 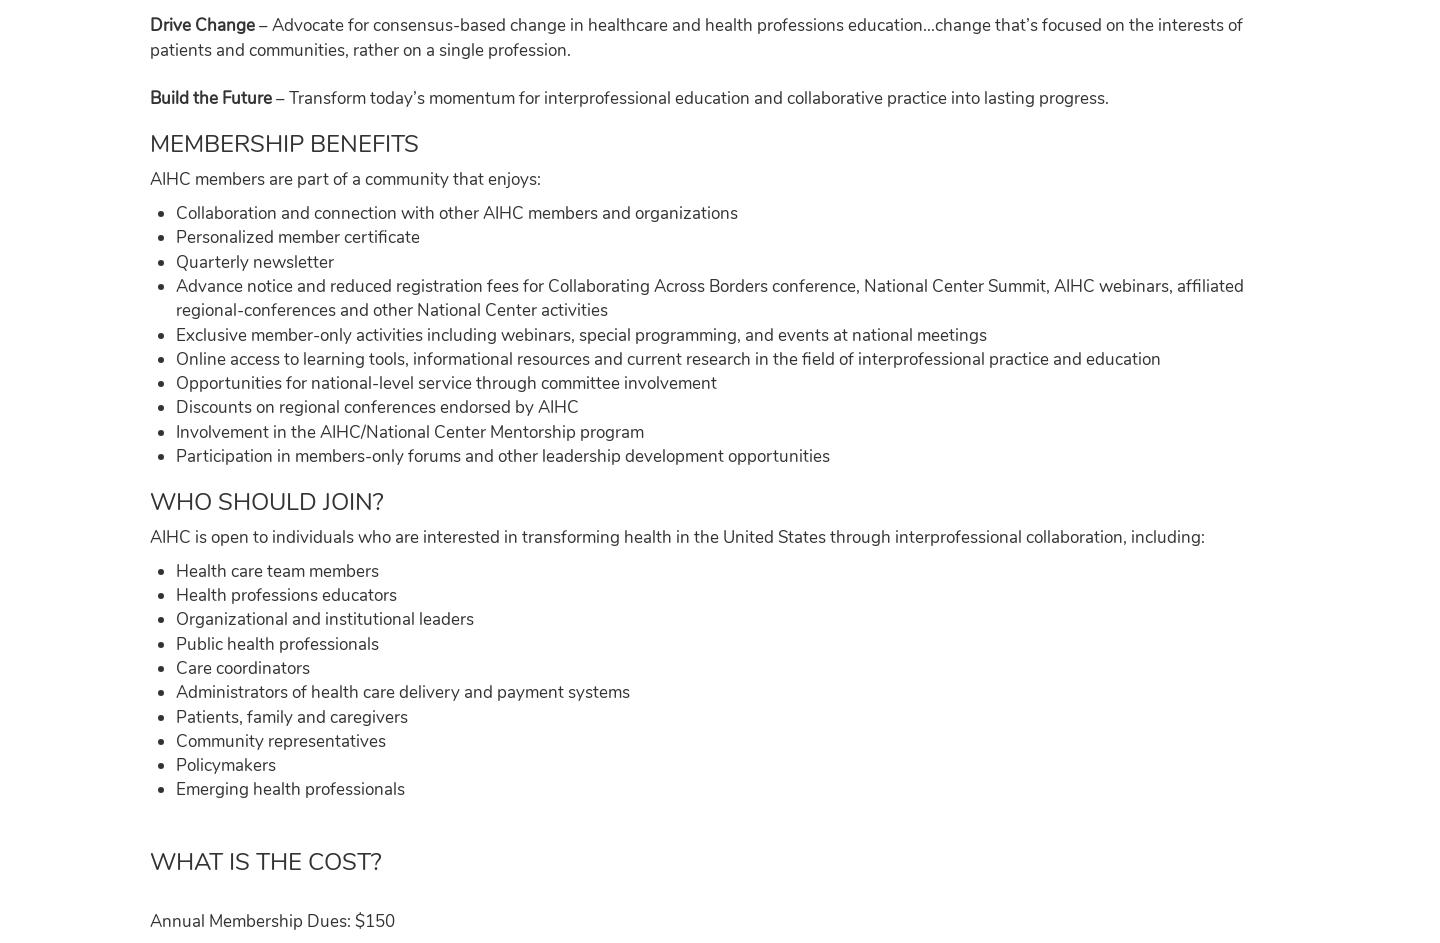 What do you see at coordinates (401, 691) in the screenshot?
I see `'Administrators of health care delivery and payment systems'` at bounding box center [401, 691].